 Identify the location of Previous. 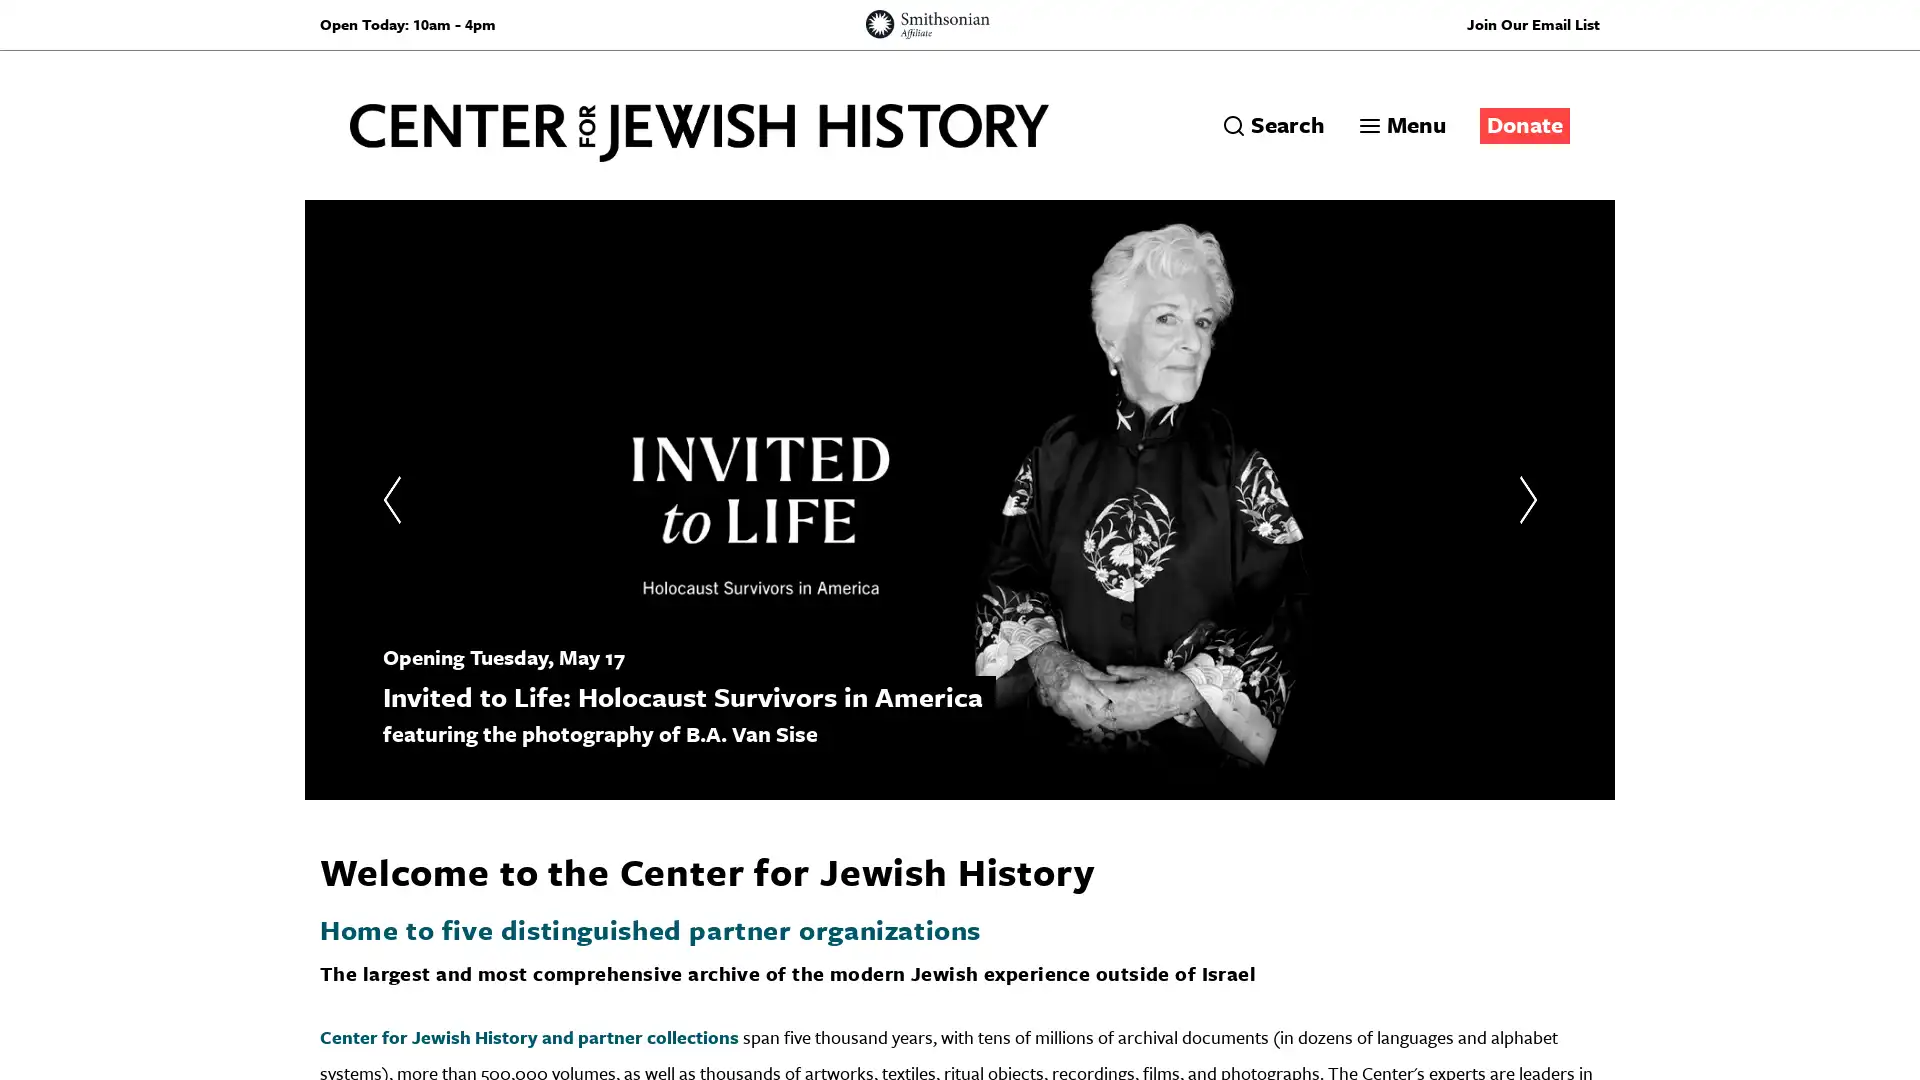
(392, 498).